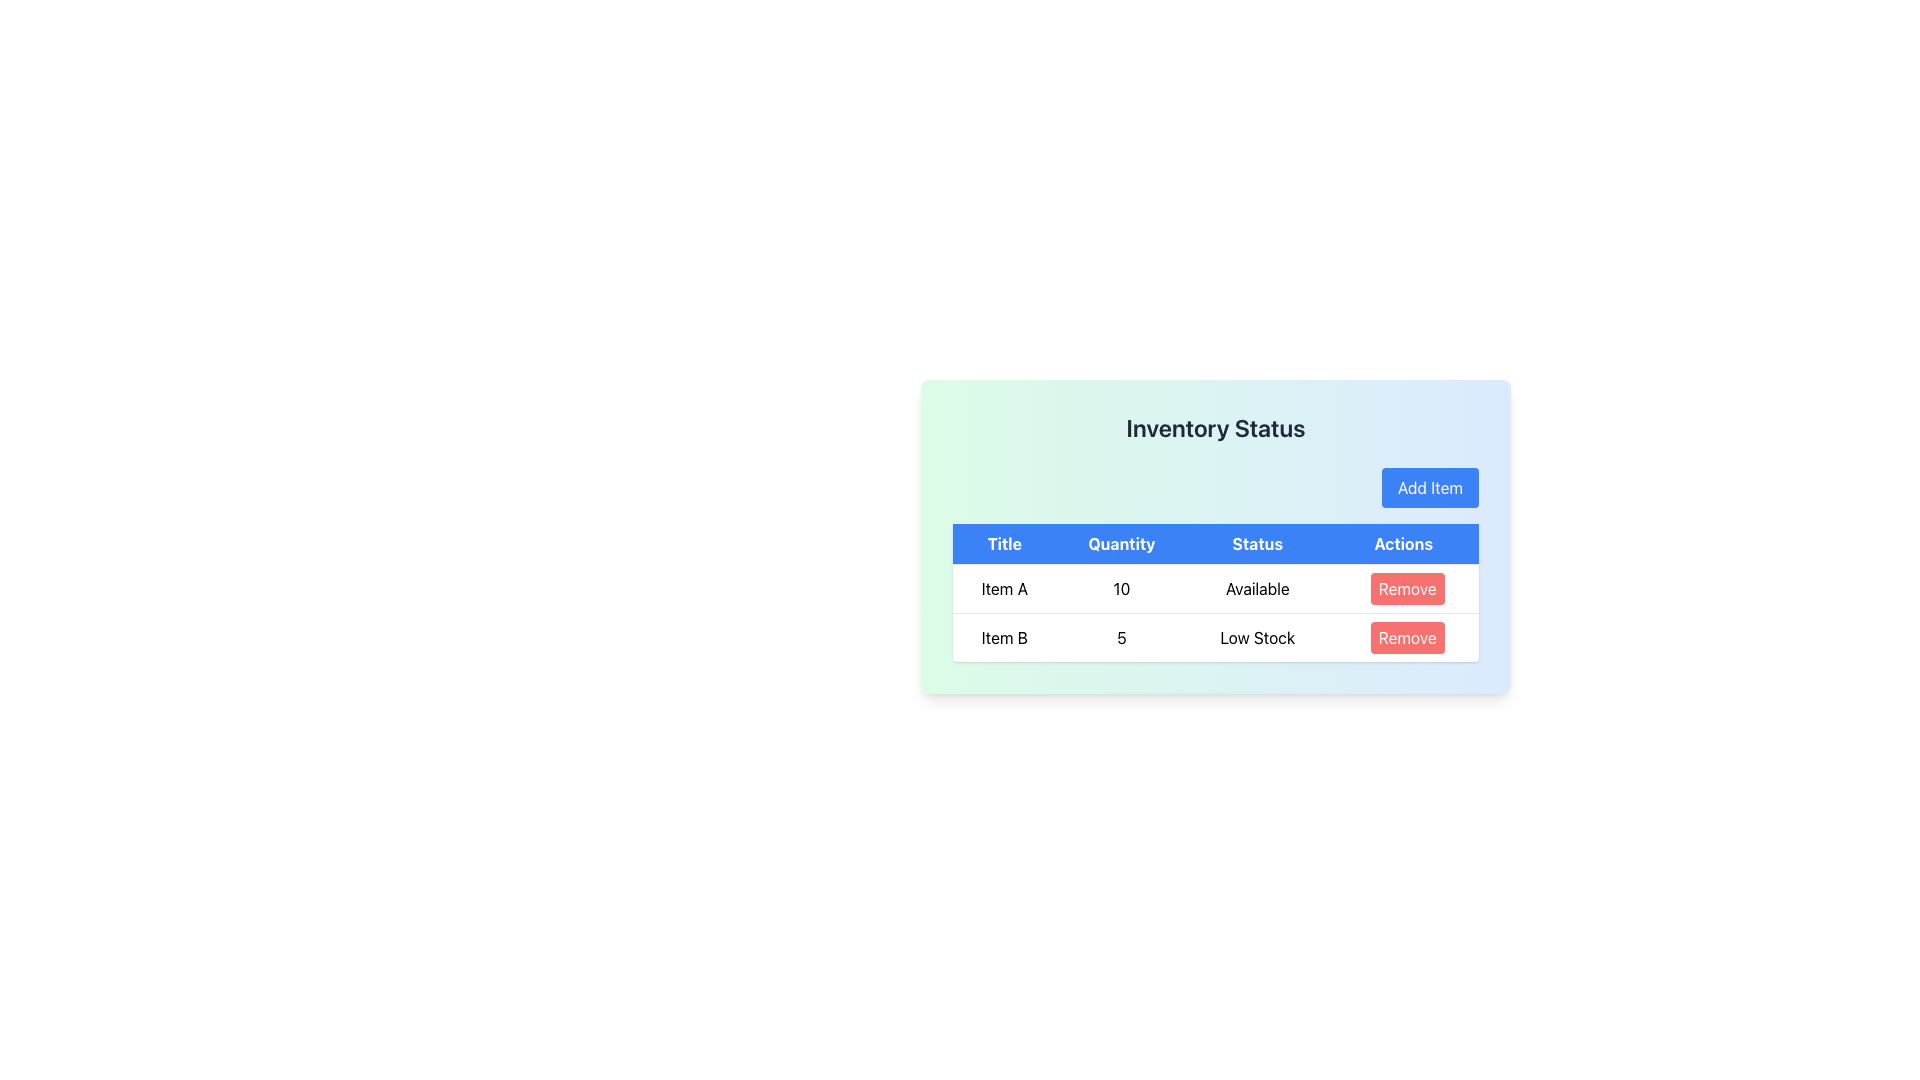 The height and width of the screenshot is (1080, 1920). I want to click on numeric value '5' displayed in the Label under the 'Quantity' column for 'Item B' in the table layout, so click(1121, 637).